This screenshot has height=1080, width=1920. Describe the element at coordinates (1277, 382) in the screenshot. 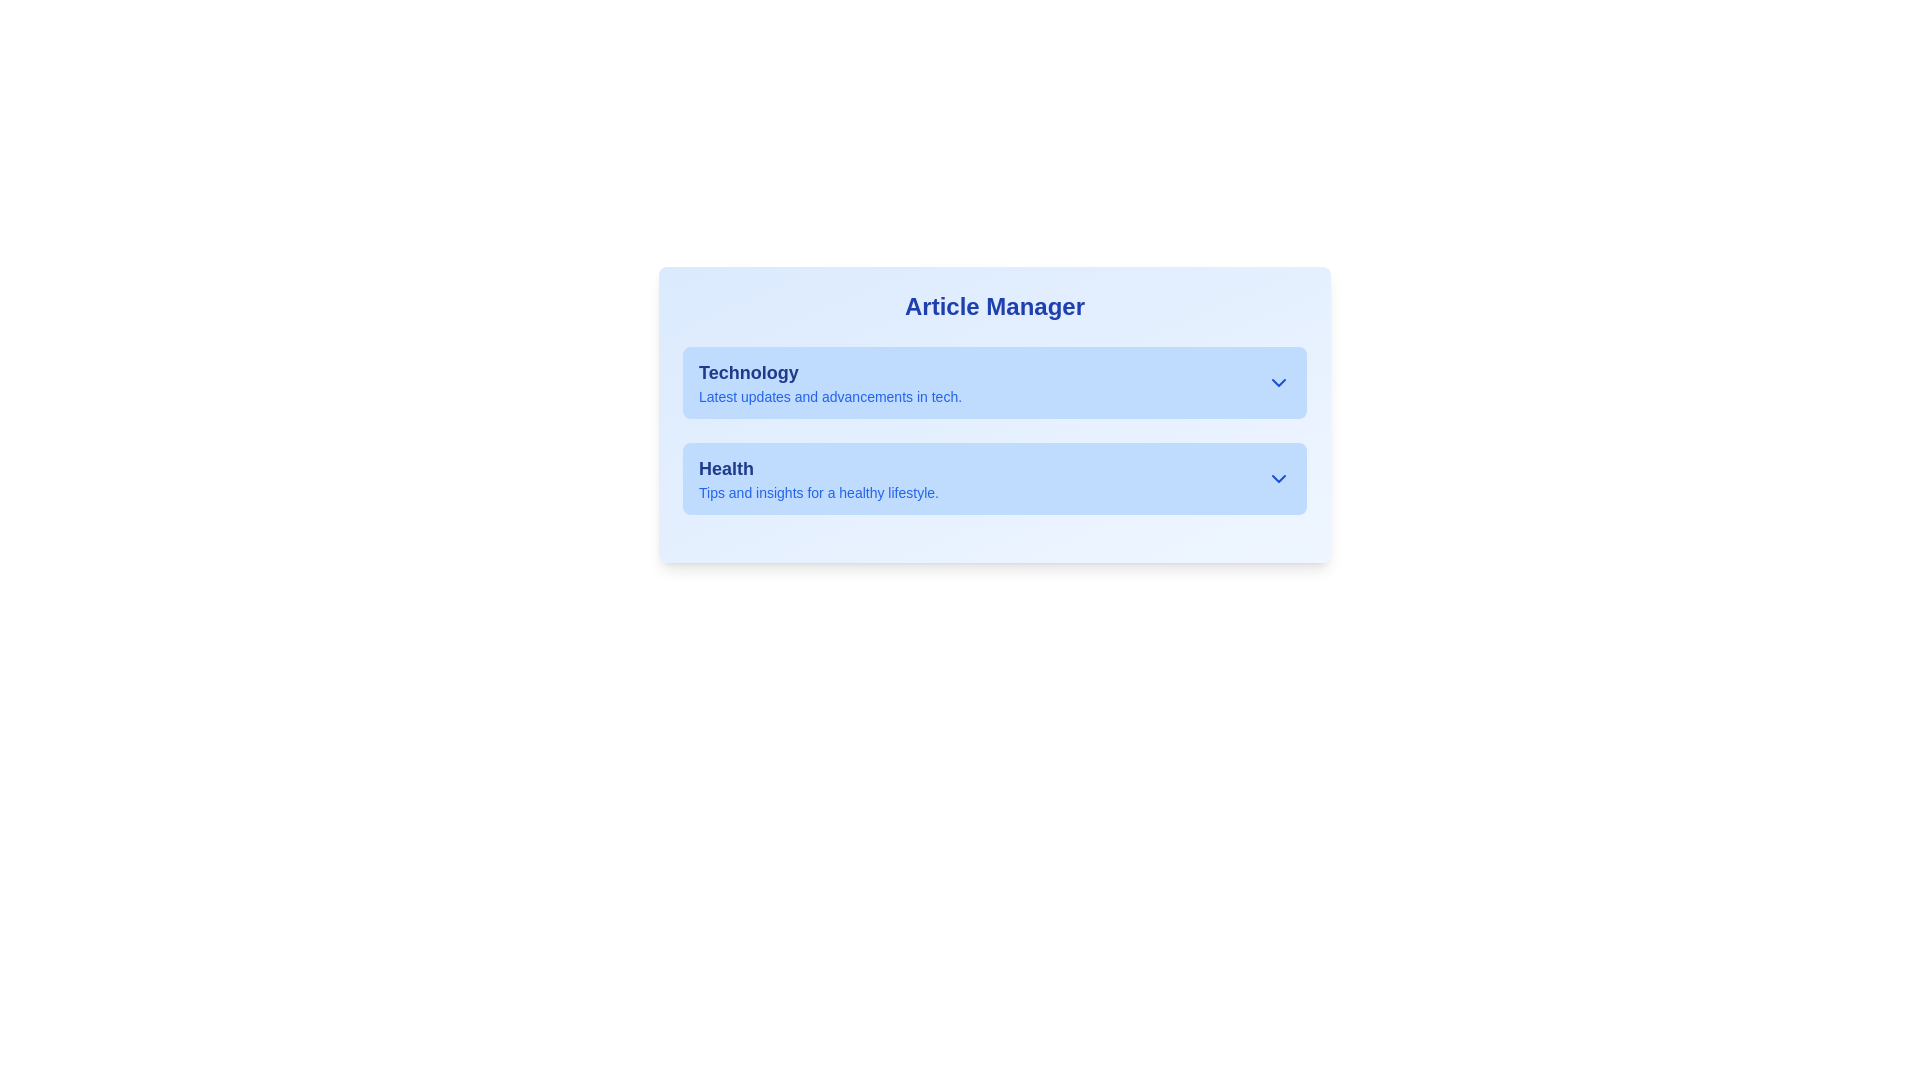

I see `the toggle icon located at the top-right corner of the 'Technology' section` at that location.